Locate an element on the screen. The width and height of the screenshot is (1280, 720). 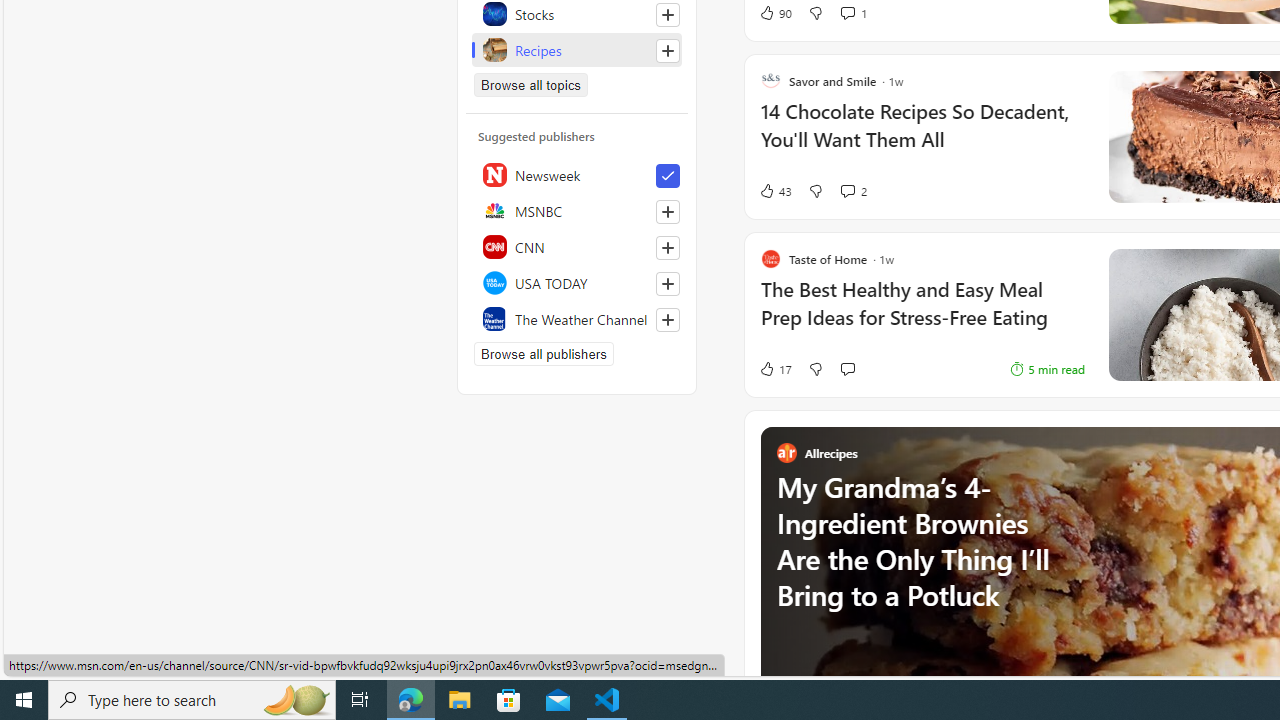
'CNN' is located at coordinates (576, 245).